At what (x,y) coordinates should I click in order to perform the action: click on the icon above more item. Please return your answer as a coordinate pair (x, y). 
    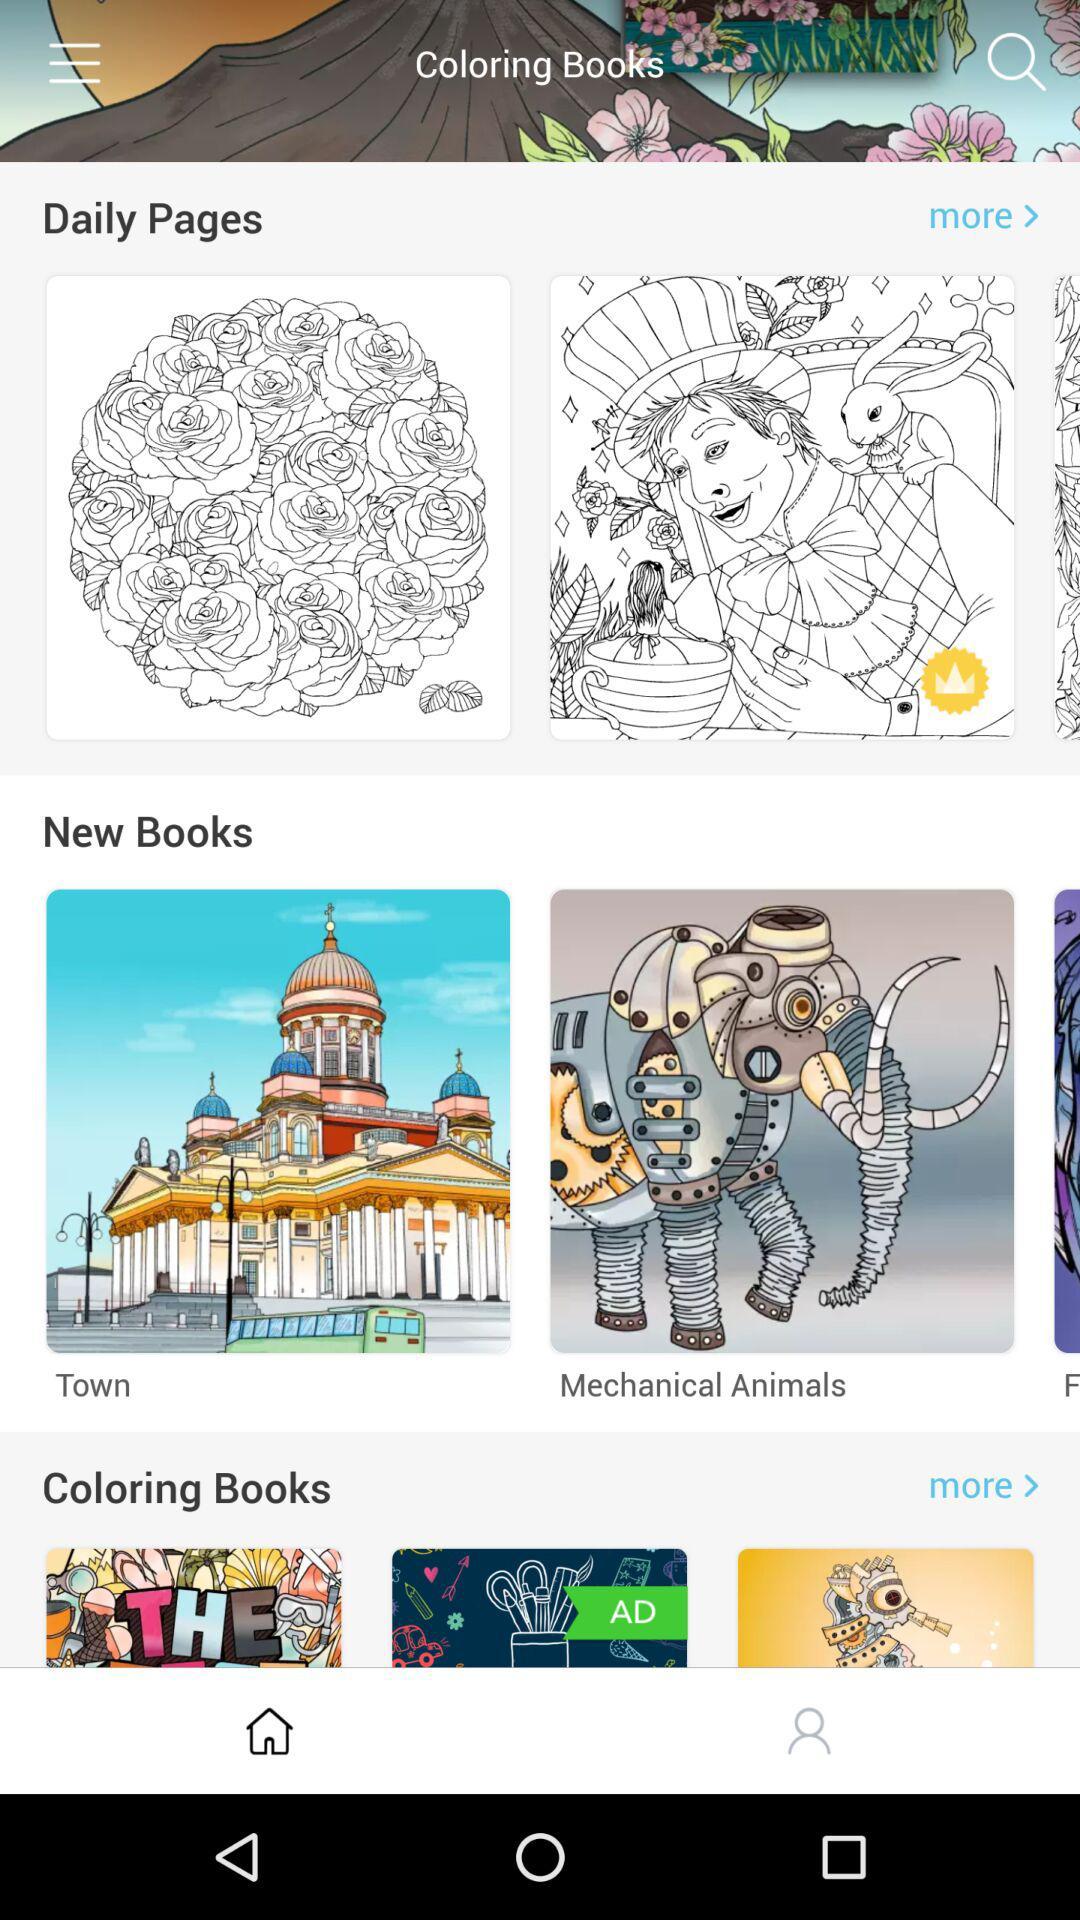
    Looking at the image, I should click on (1017, 62).